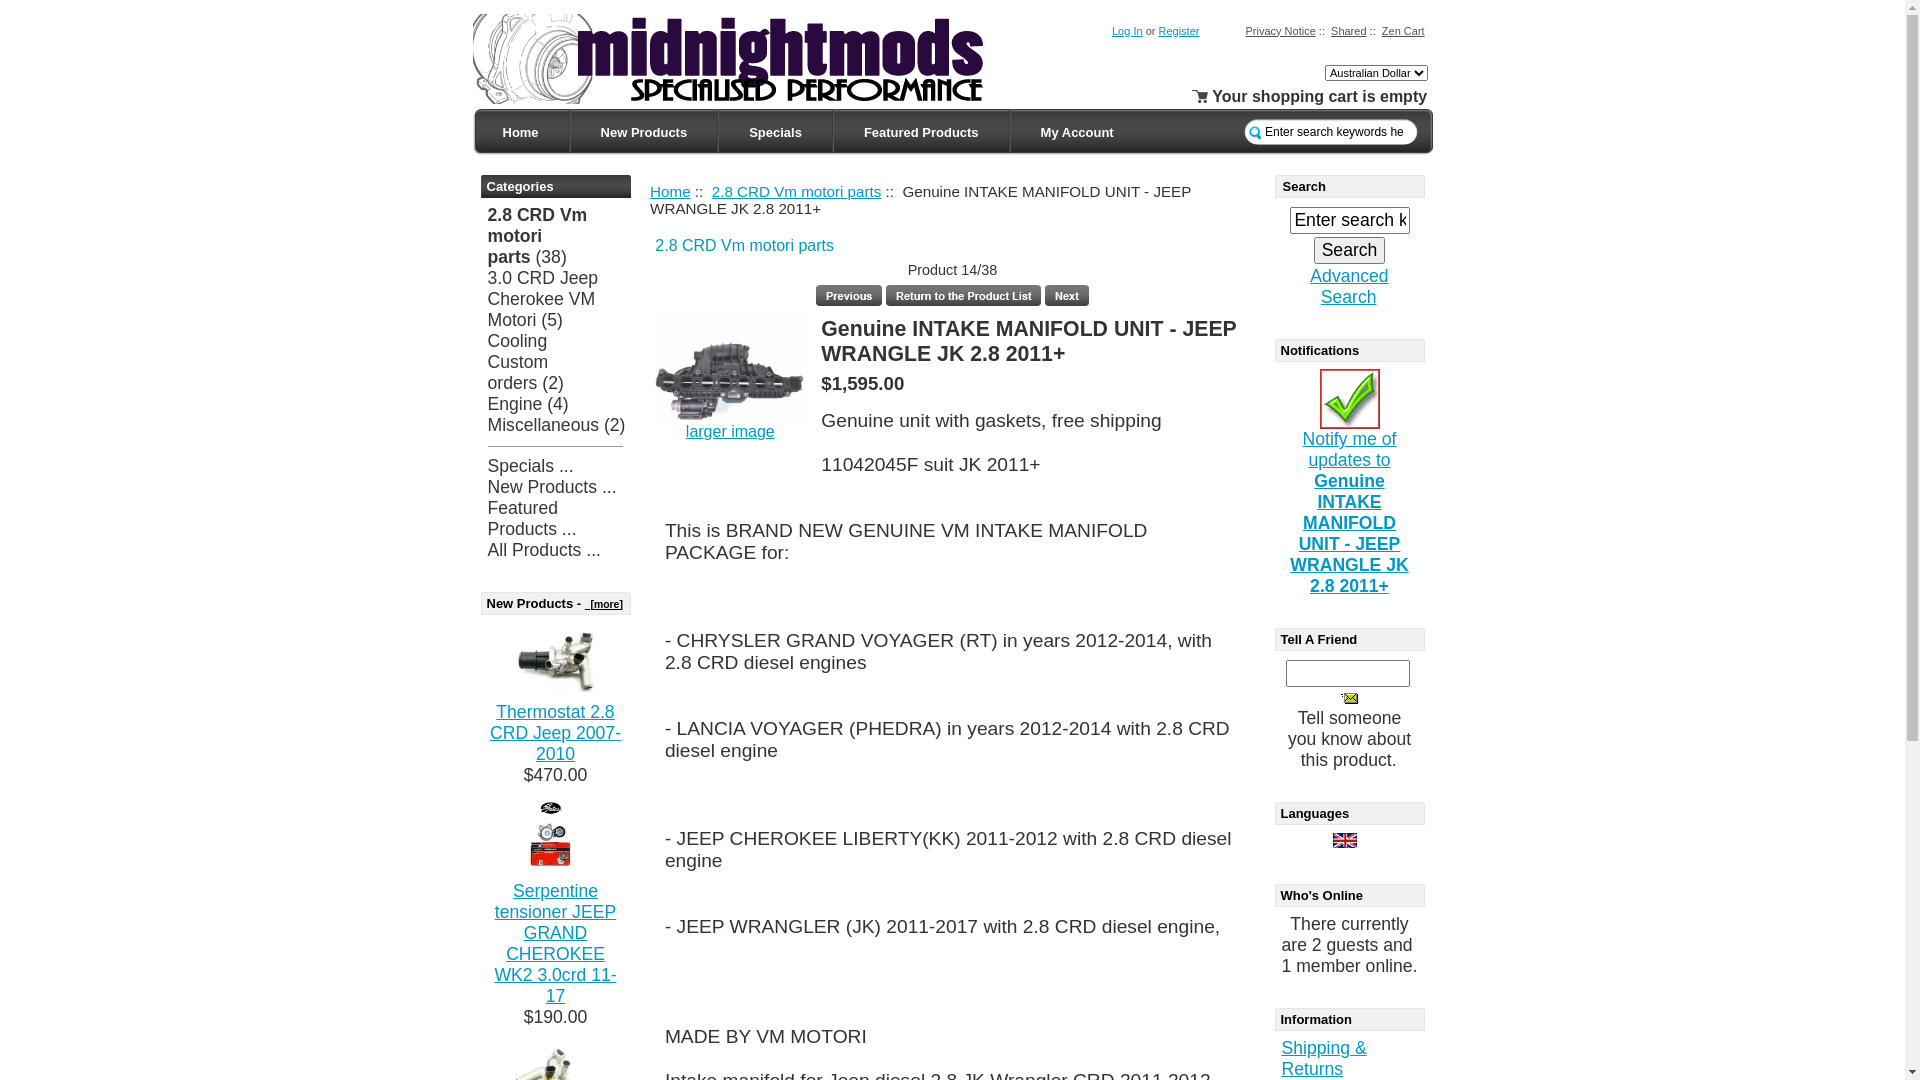 This screenshot has height=1080, width=1920. I want to click on '2.8 CRD Vm motori parts', so click(743, 244).